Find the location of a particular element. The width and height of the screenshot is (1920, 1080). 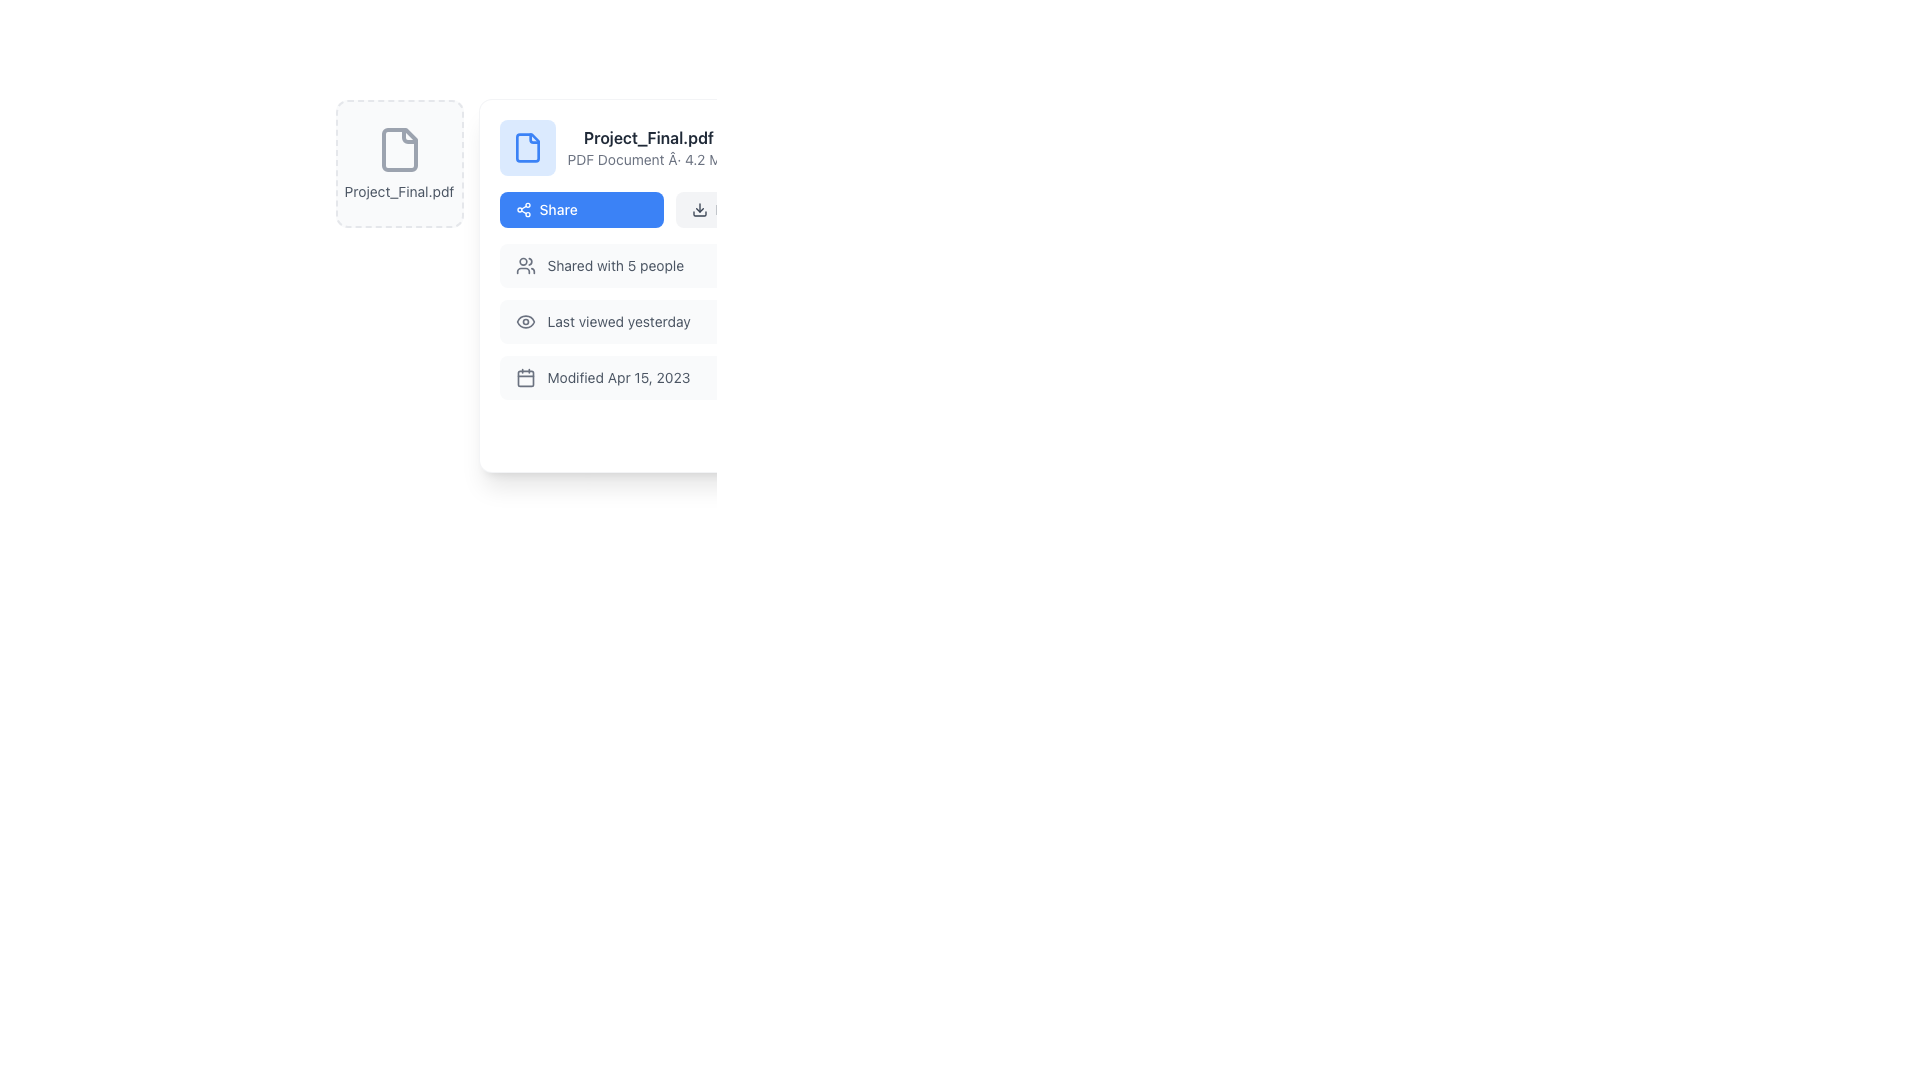

the blue file document icon located at the top-left corner of the pop-up informational card for 'Project_Final.pdf' is located at coordinates (527, 146).